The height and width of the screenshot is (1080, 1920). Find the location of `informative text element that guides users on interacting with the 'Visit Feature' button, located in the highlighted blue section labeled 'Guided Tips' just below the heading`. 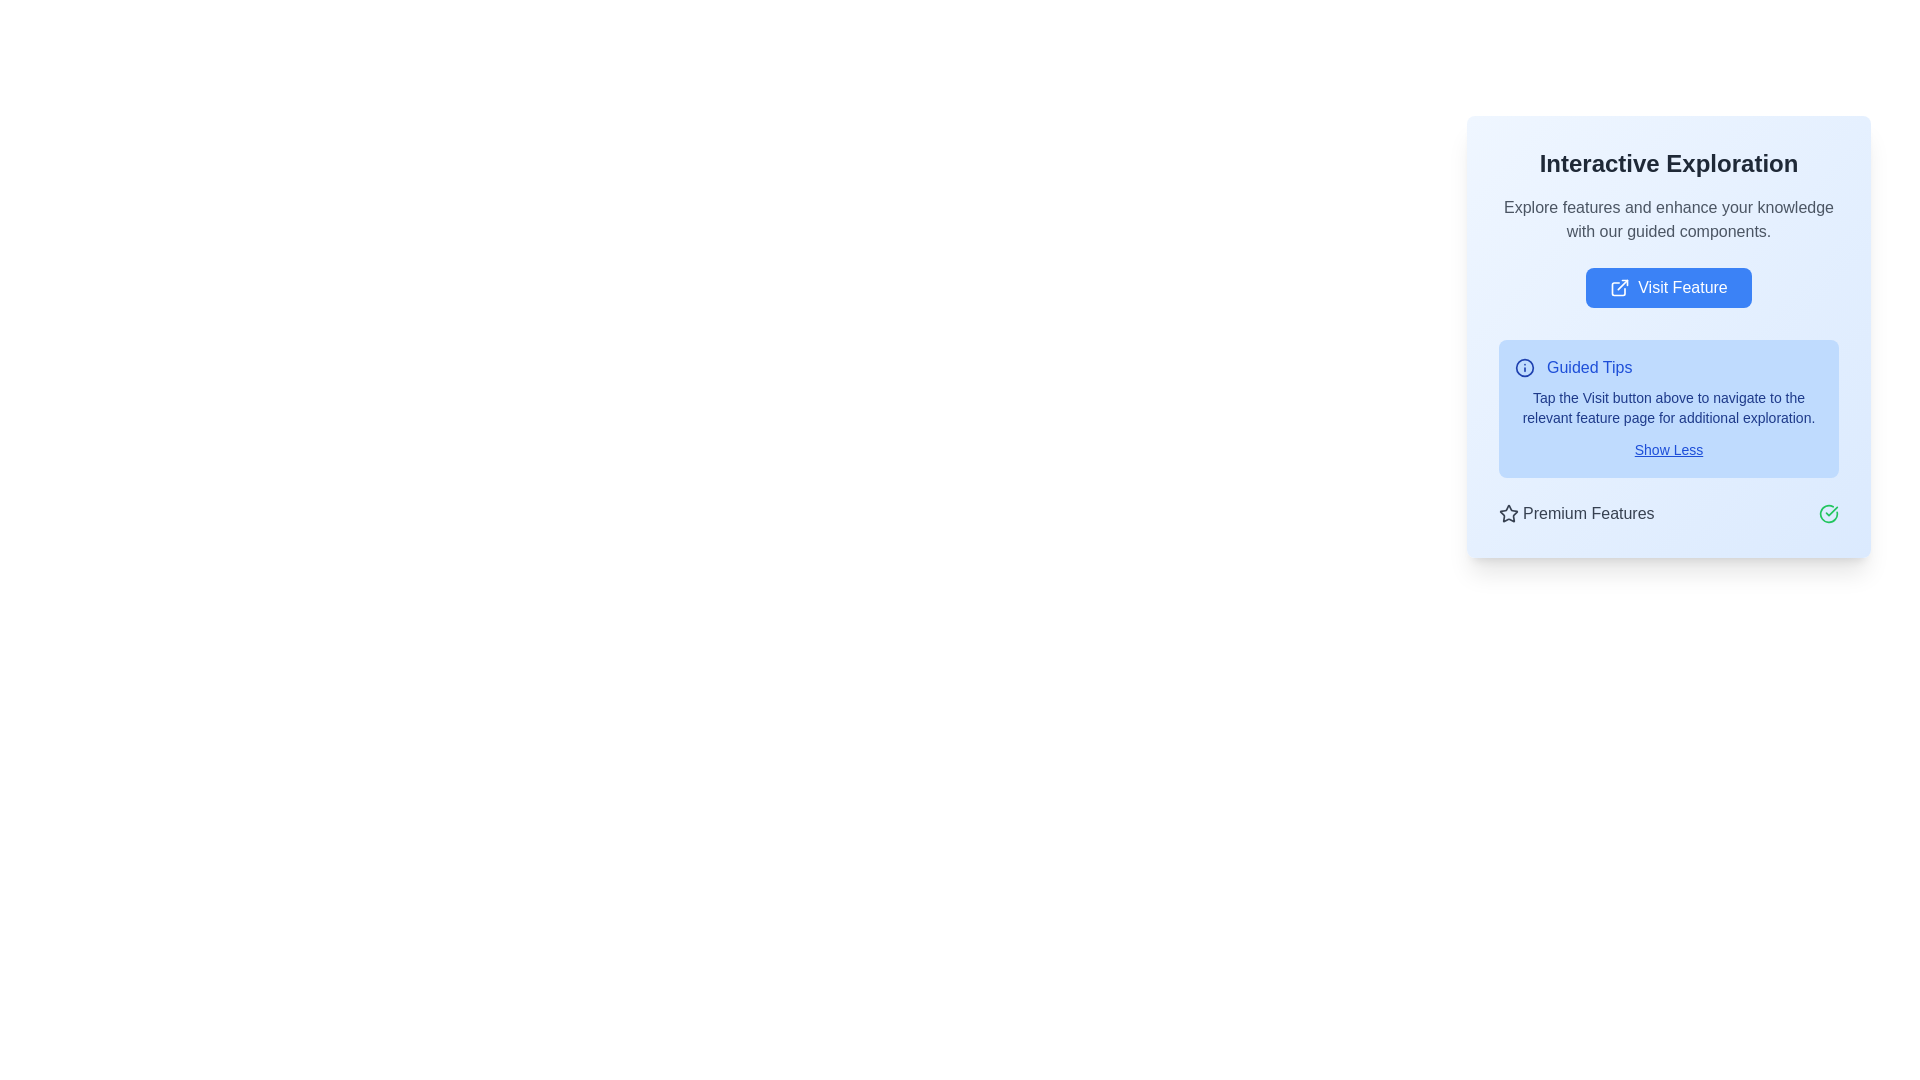

informative text element that guides users on interacting with the 'Visit Feature' button, located in the highlighted blue section labeled 'Guided Tips' just below the heading is located at coordinates (1669, 407).